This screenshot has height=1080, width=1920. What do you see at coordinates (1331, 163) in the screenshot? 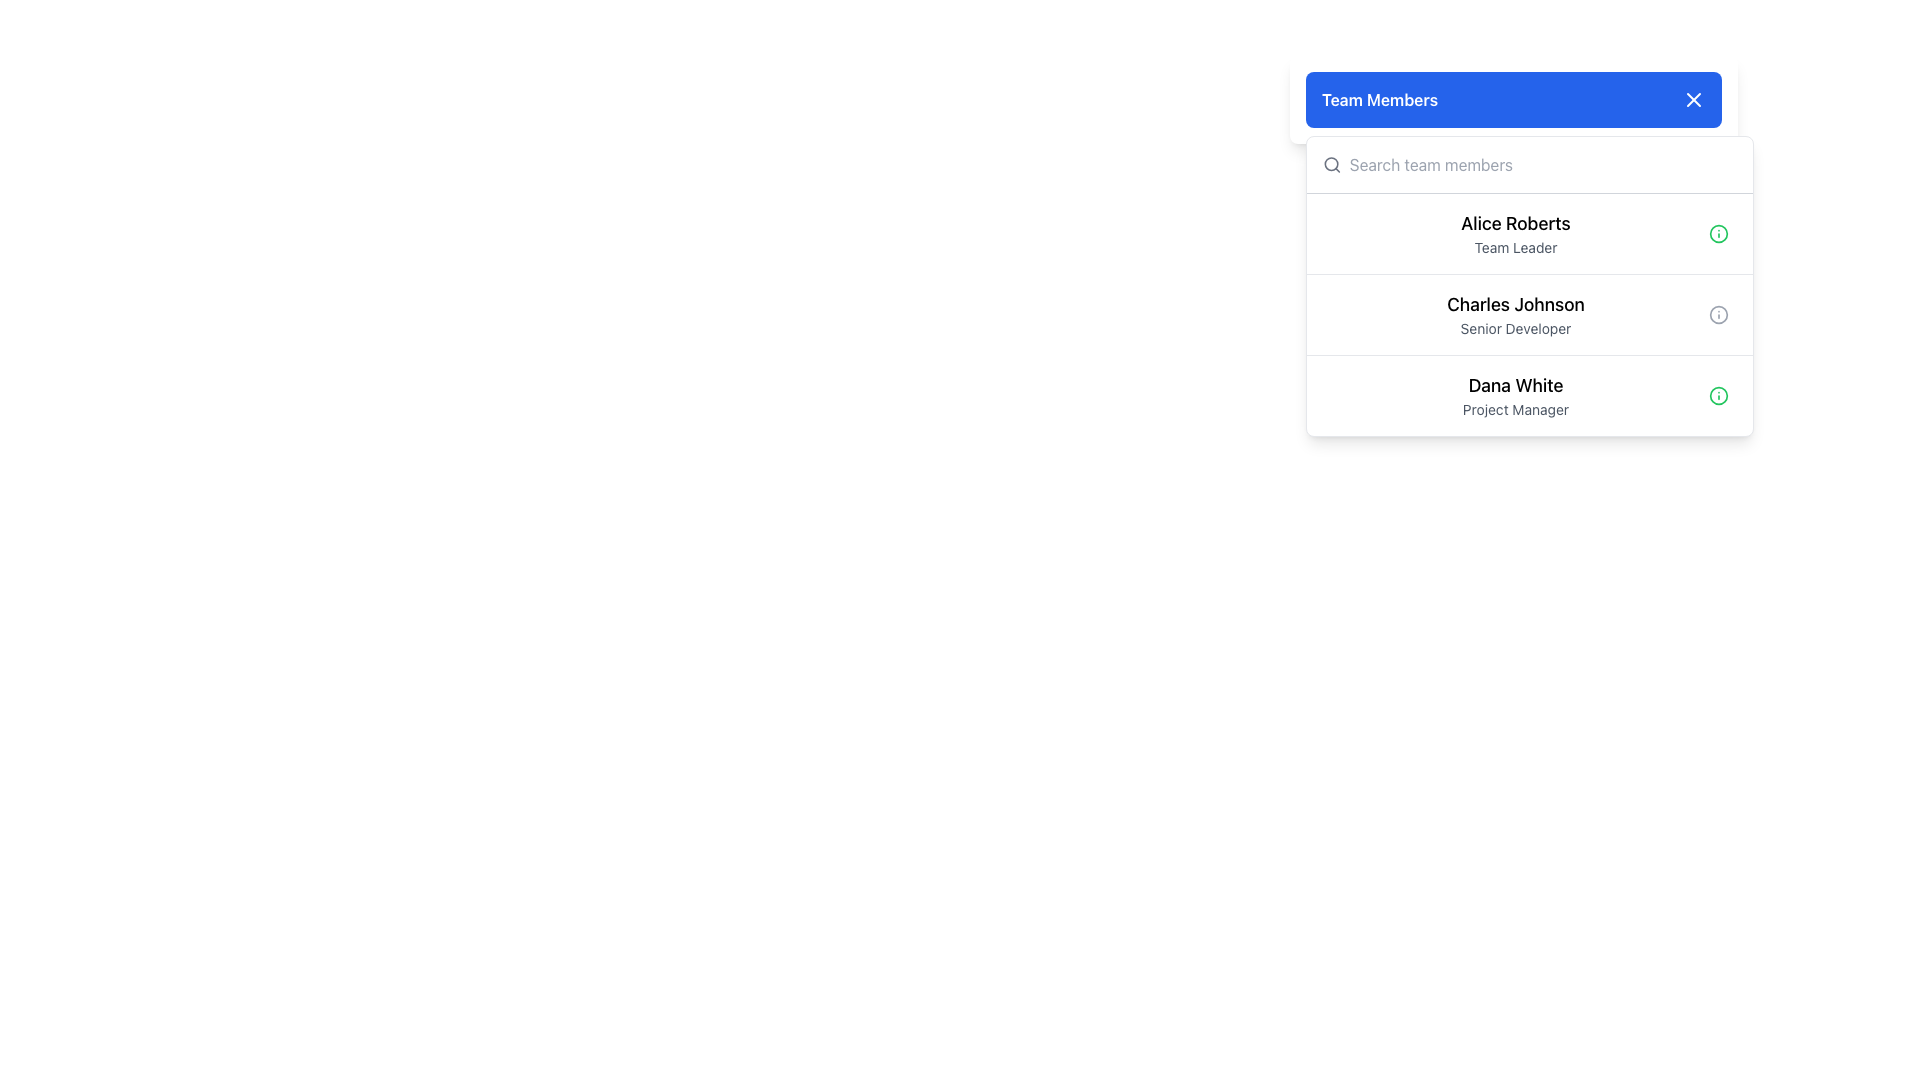
I see `the circular graphical element of the magnifying glass icon used for search functionality, located on the left side of the 'Search team members' input field` at bounding box center [1331, 163].